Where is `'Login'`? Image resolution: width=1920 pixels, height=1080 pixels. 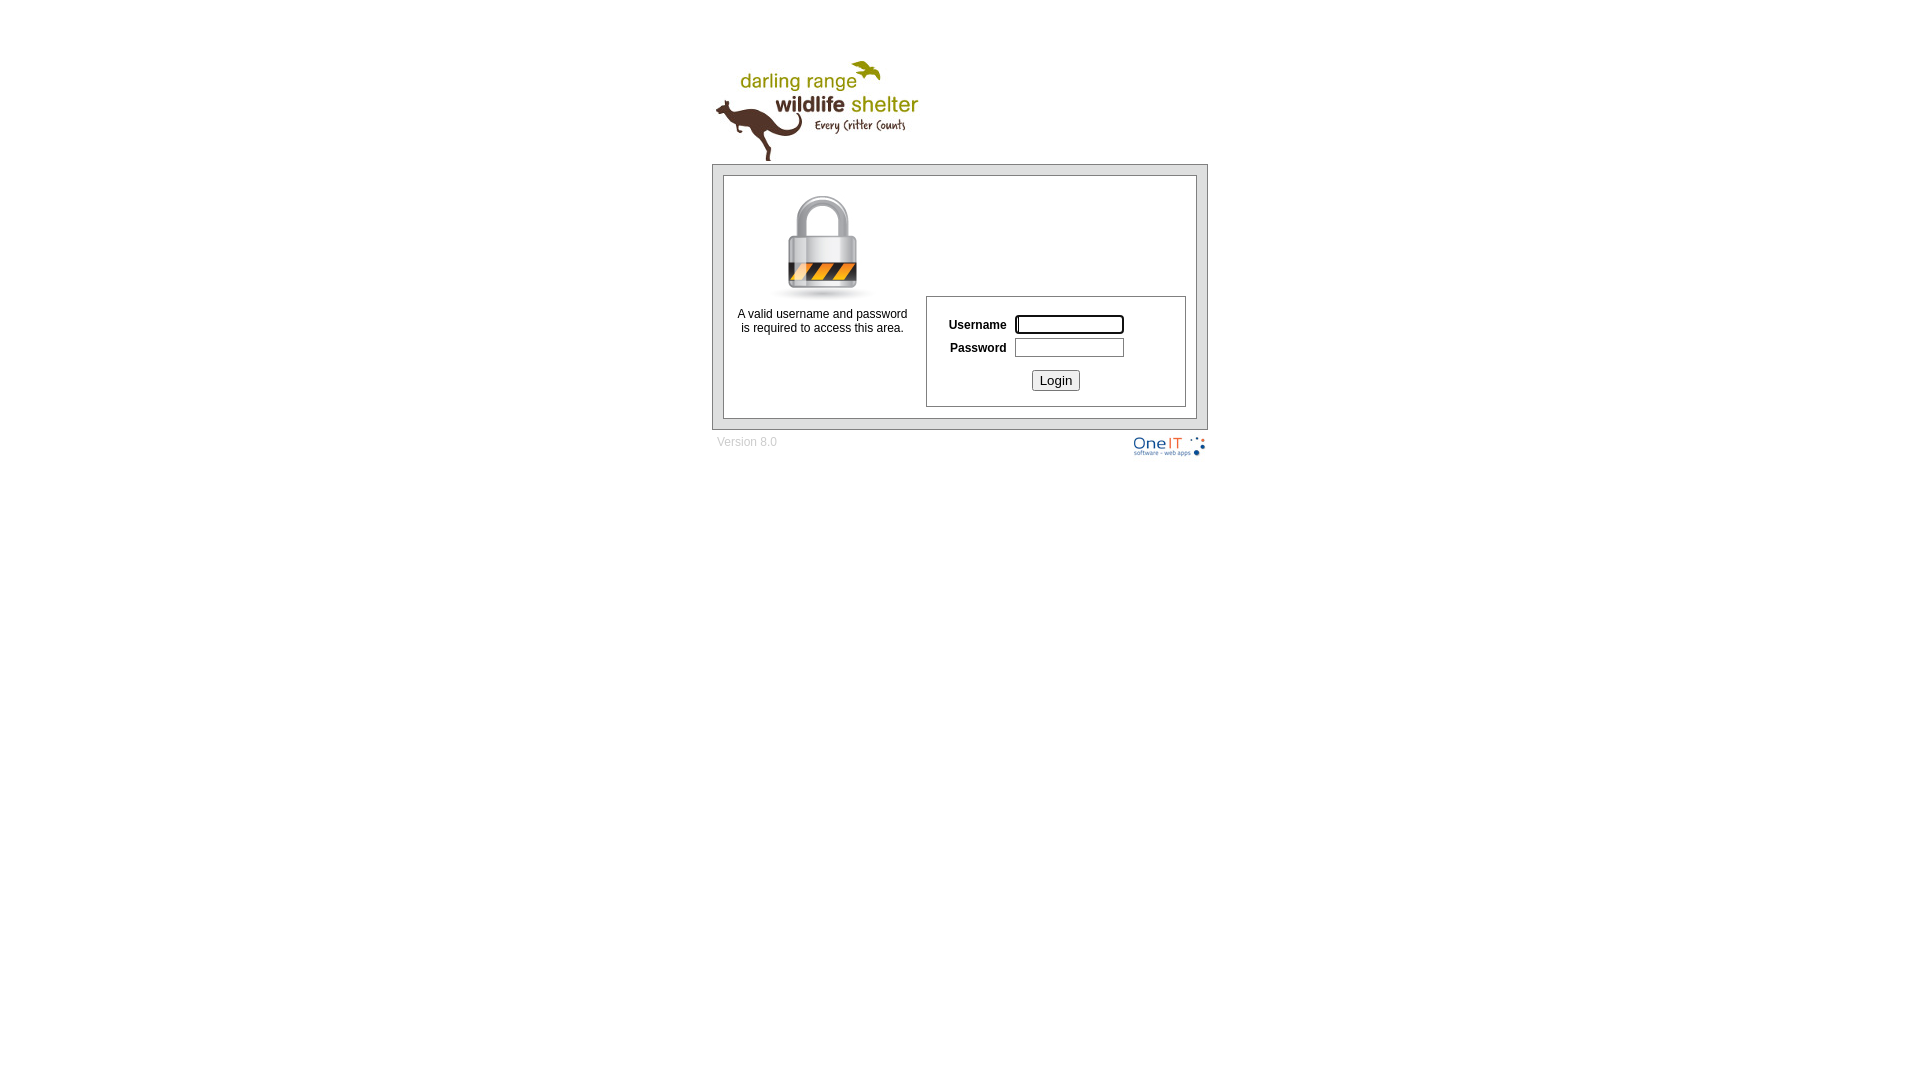
'Login' is located at coordinates (1055, 380).